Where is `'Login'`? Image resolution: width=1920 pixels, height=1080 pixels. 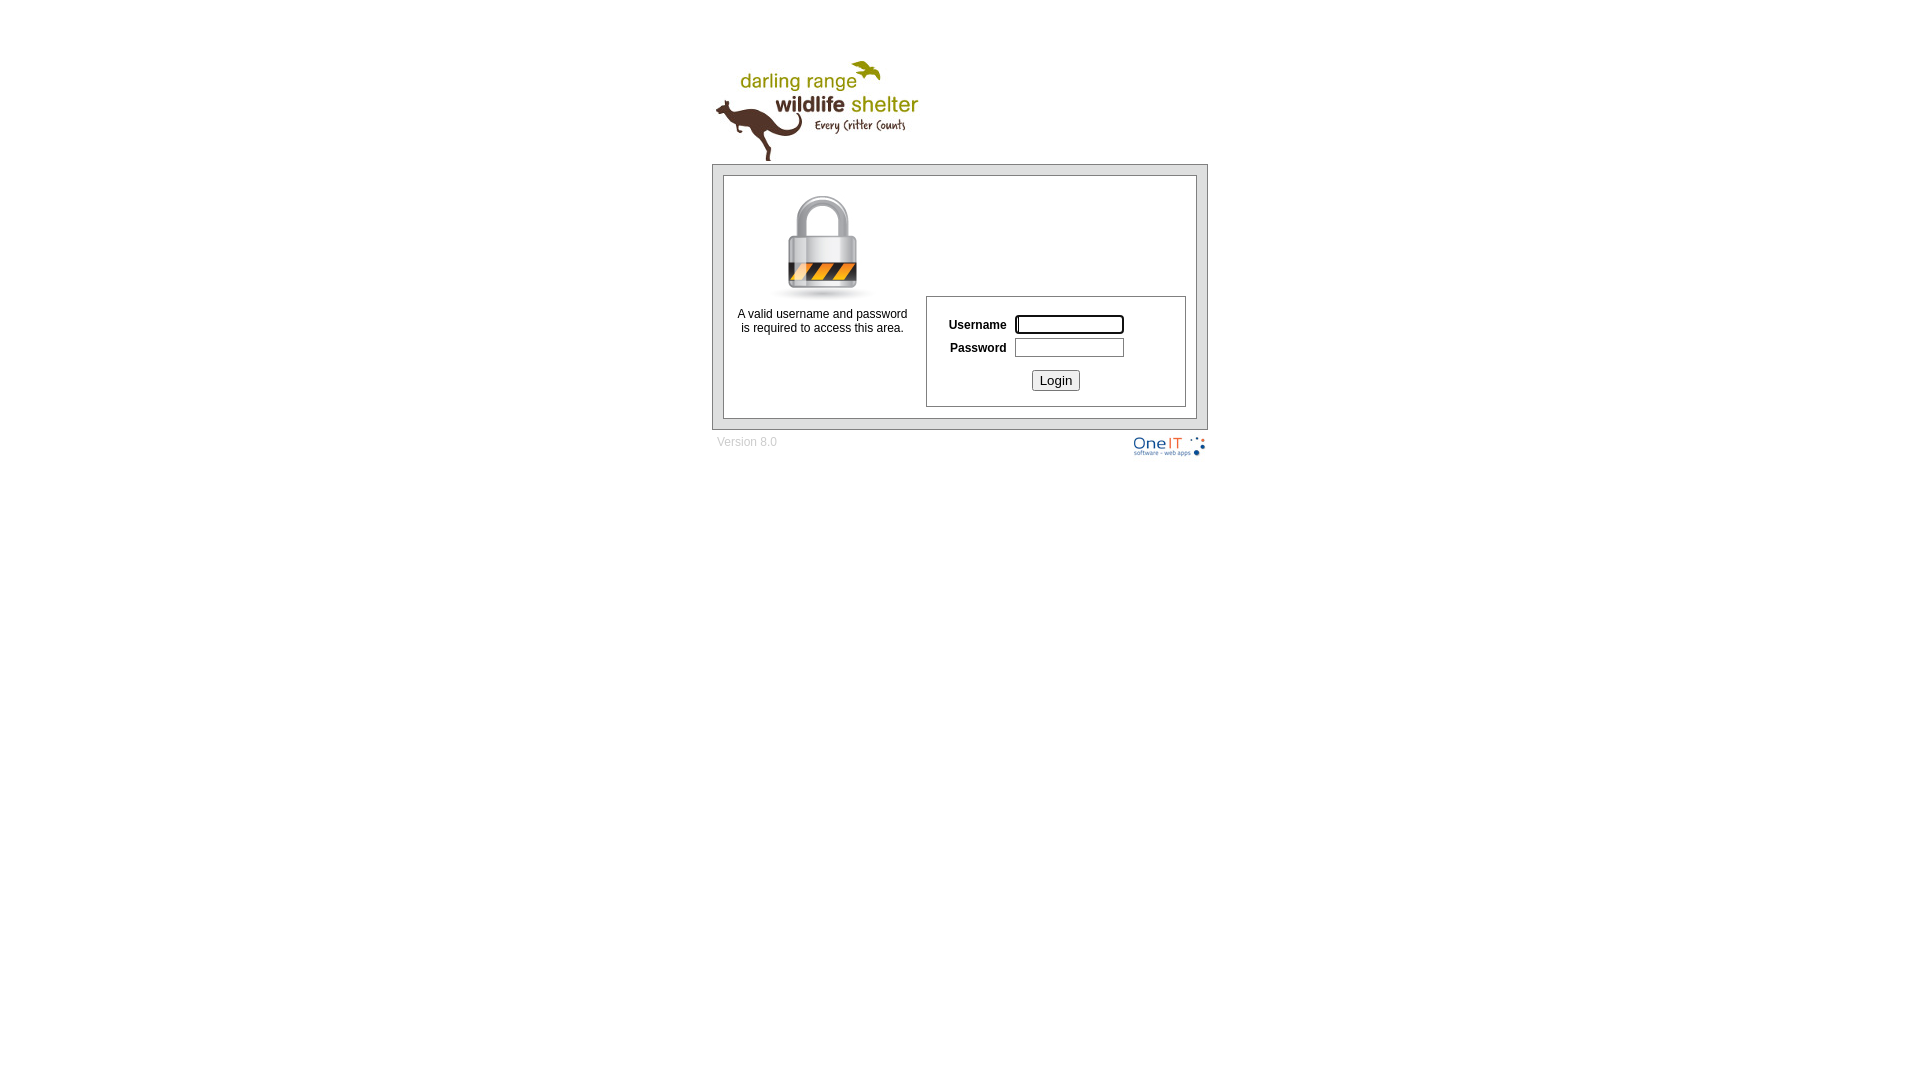
'Login' is located at coordinates (1055, 380).